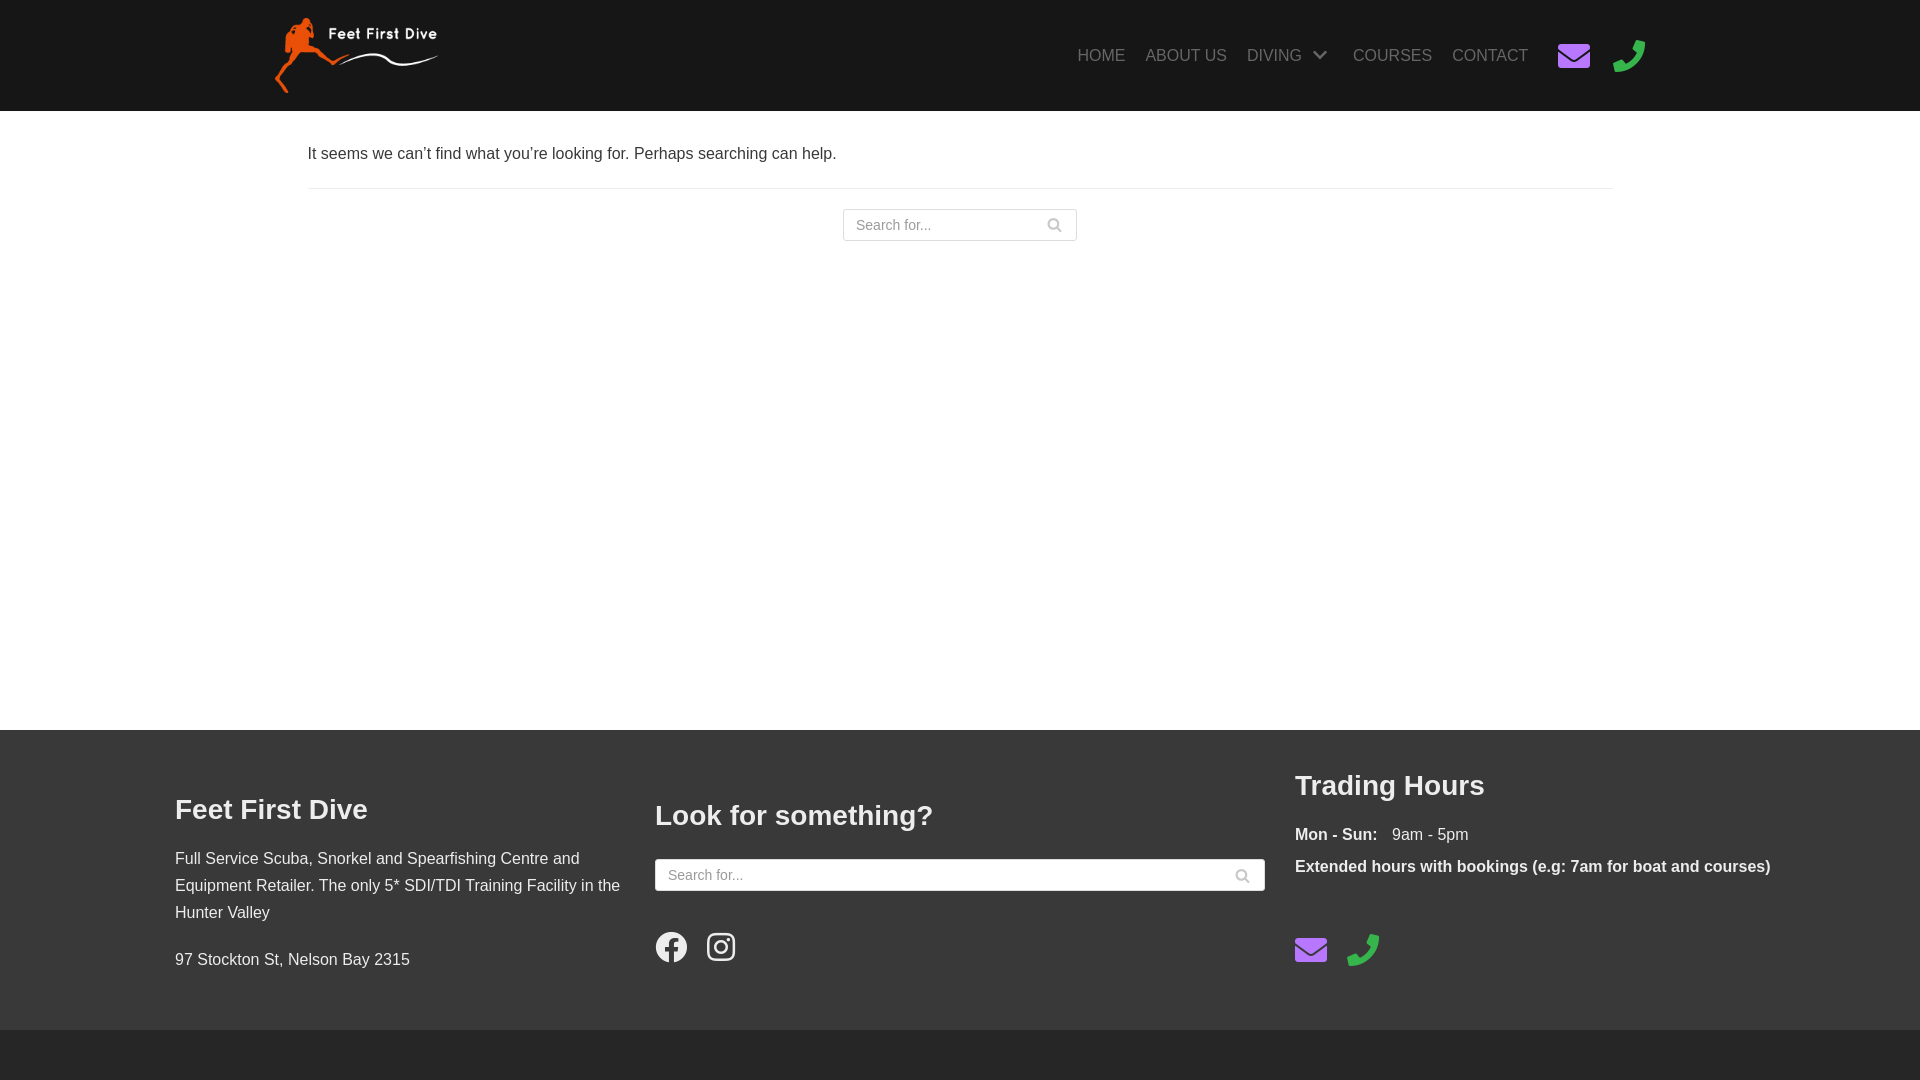  I want to click on 'HOME', so click(1099, 55).